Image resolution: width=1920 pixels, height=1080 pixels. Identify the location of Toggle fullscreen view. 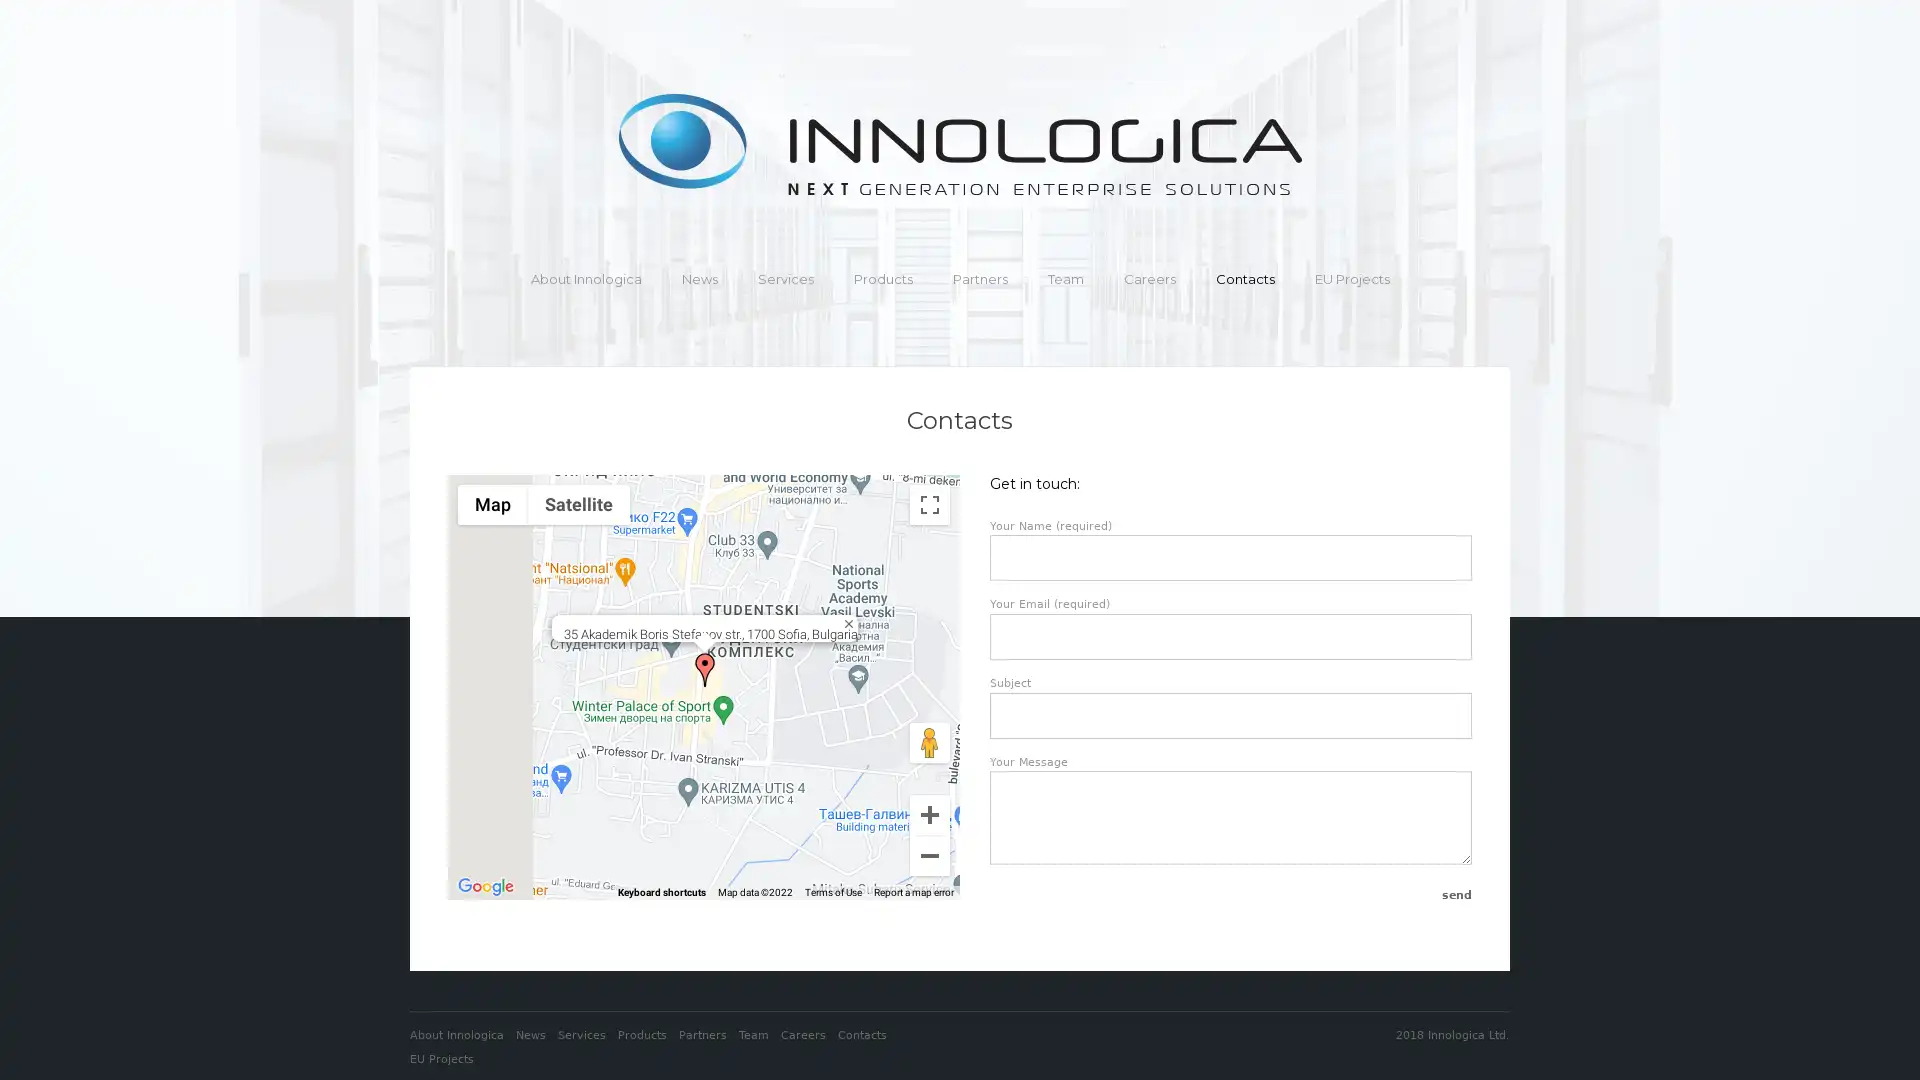
(928, 503).